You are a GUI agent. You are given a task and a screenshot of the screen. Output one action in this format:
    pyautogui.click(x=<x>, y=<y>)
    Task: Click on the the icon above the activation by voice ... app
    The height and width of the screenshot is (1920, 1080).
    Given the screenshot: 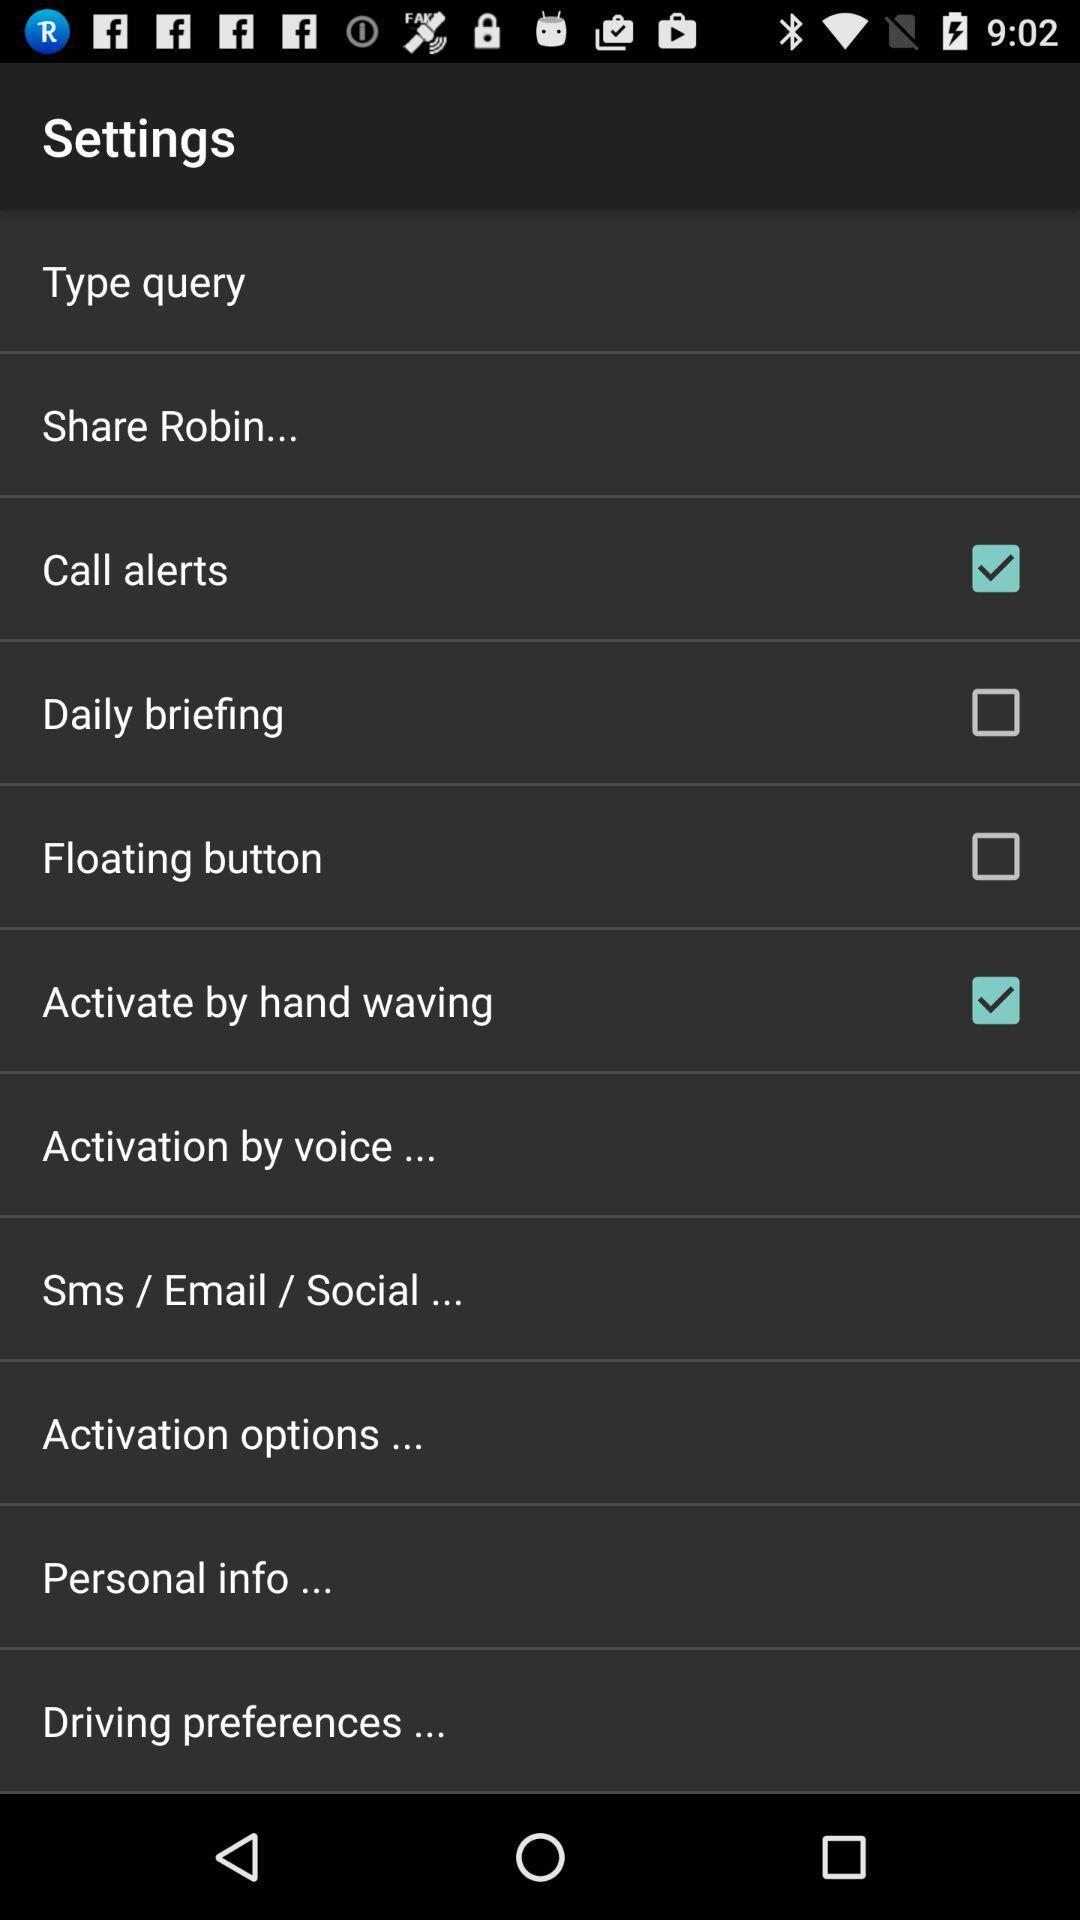 What is the action you would take?
    pyautogui.click(x=266, y=1000)
    